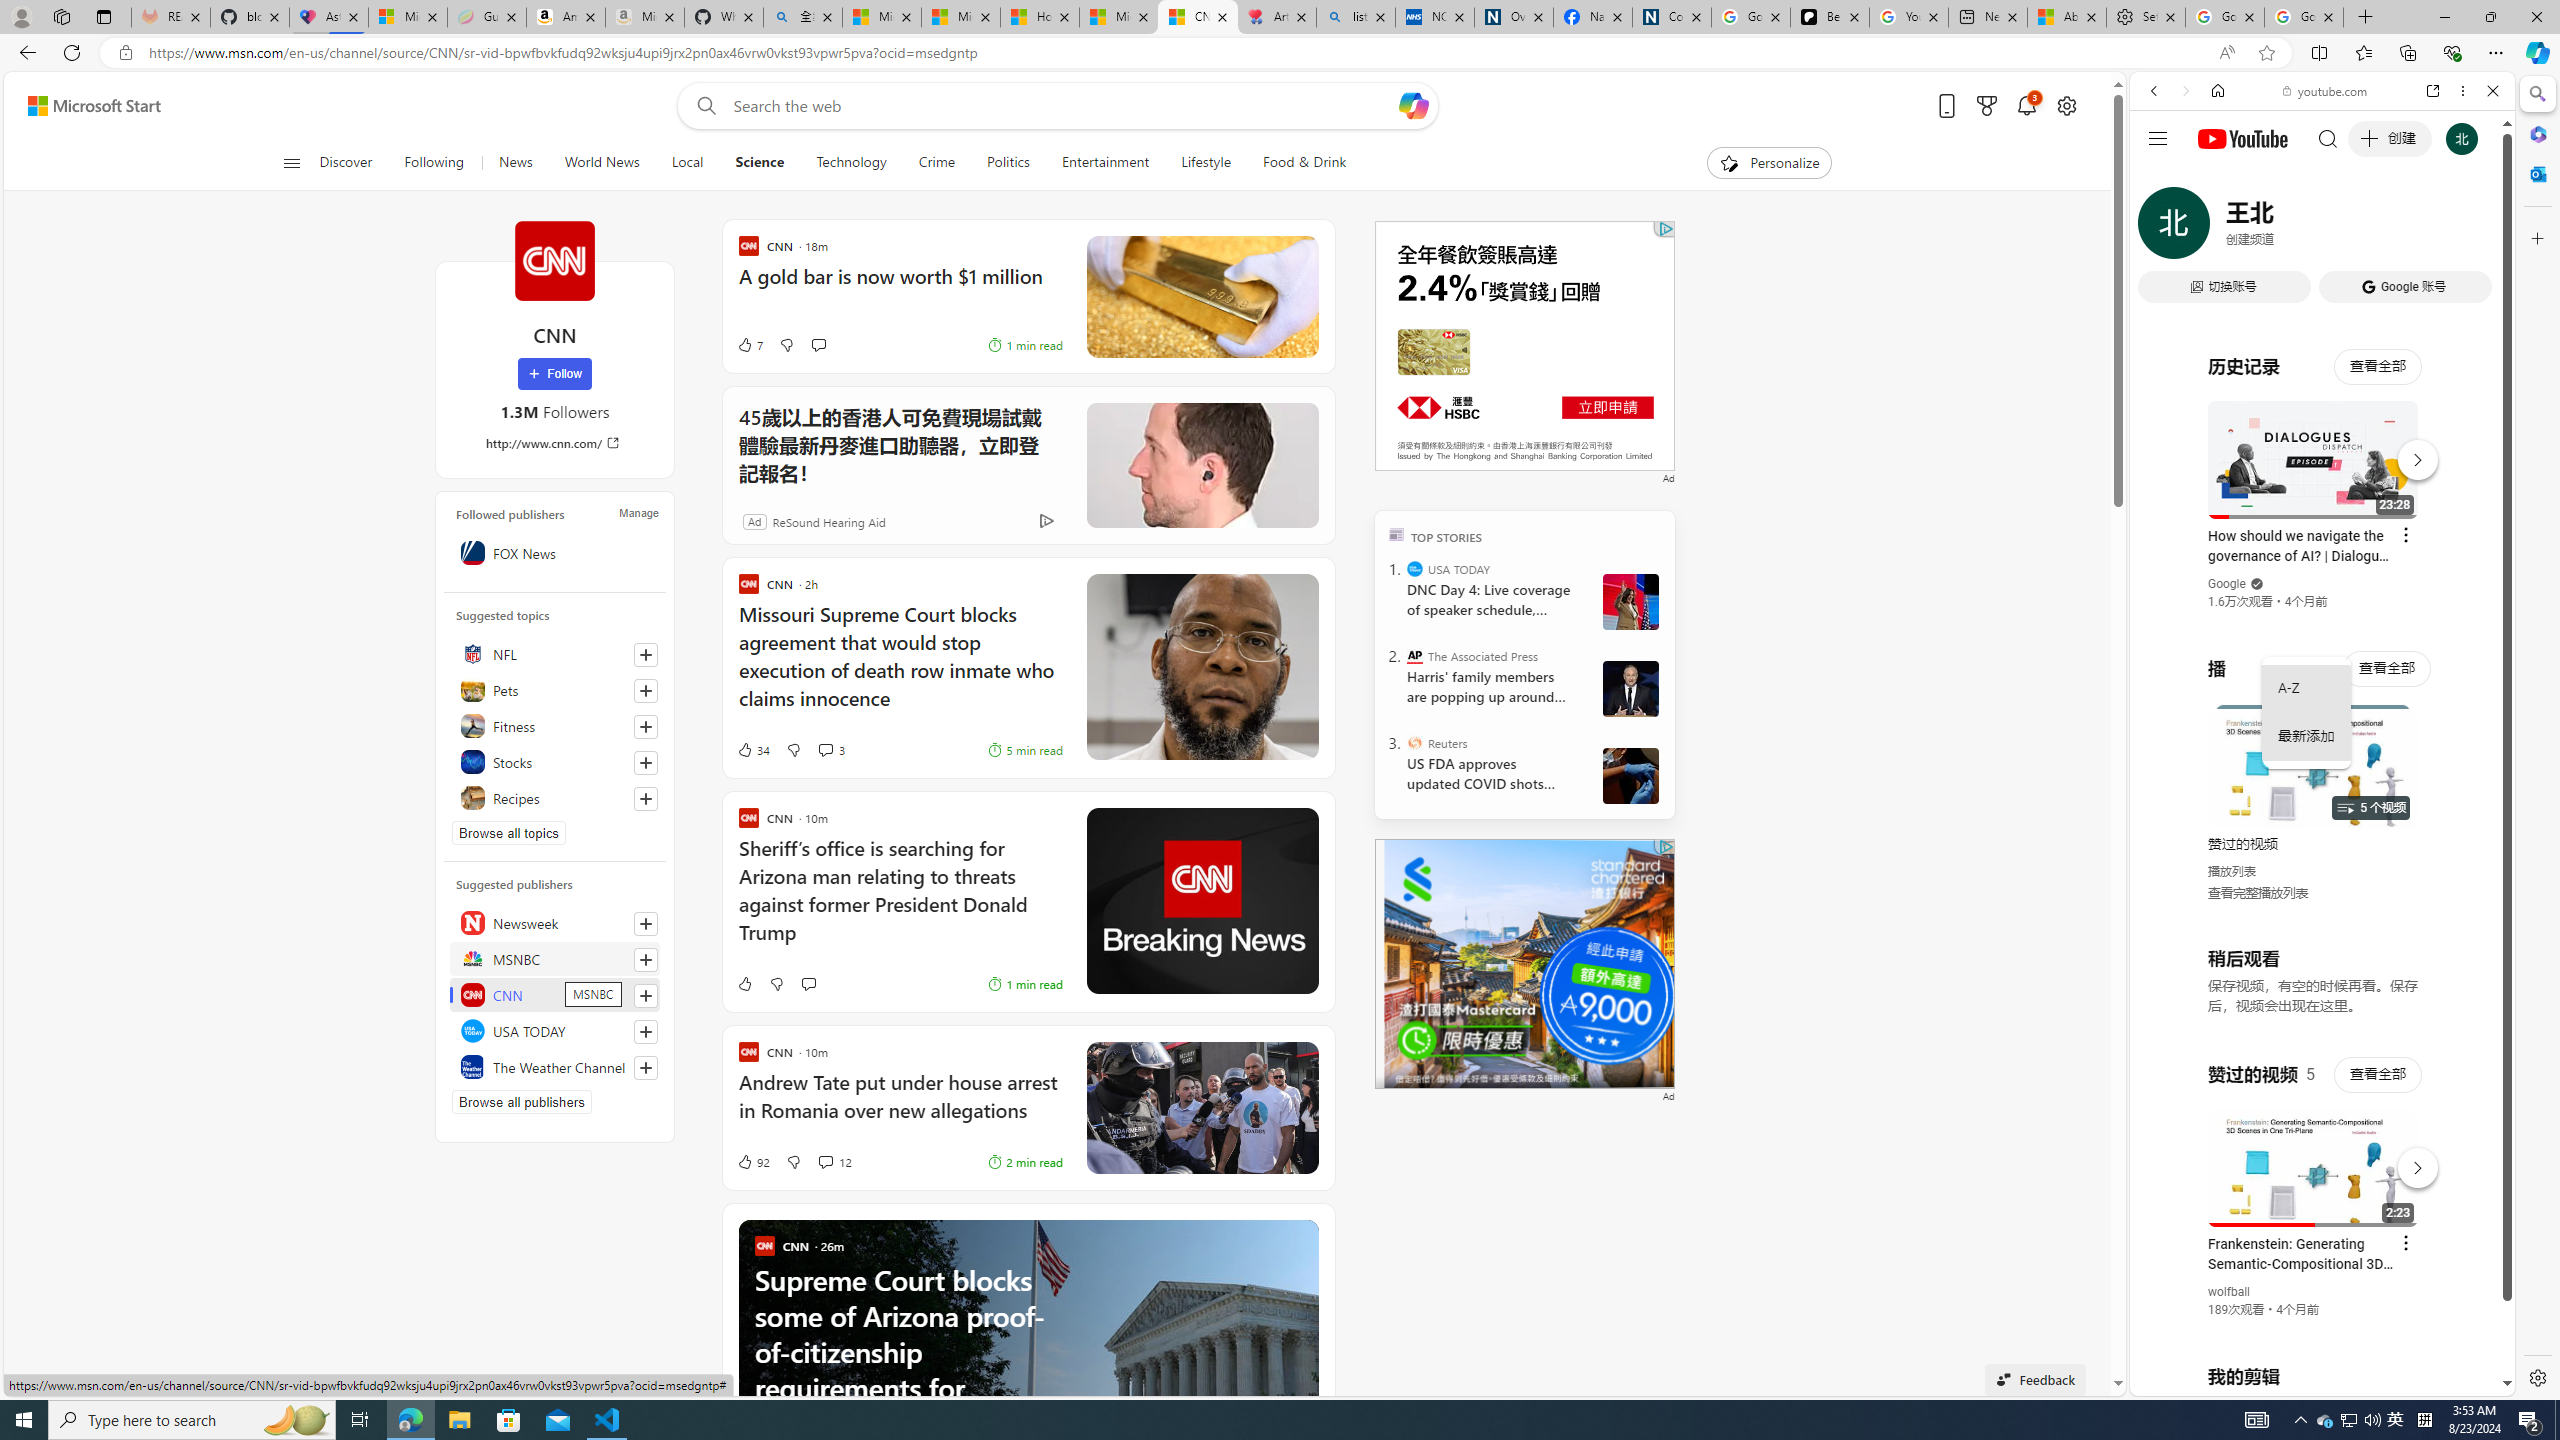 This screenshot has height=1440, width=2560. What do you see at coordinates (2286, 227) in the screenshot?
I see `'Search Filter, VIDEOS'` at bounding box center [2286, 227].